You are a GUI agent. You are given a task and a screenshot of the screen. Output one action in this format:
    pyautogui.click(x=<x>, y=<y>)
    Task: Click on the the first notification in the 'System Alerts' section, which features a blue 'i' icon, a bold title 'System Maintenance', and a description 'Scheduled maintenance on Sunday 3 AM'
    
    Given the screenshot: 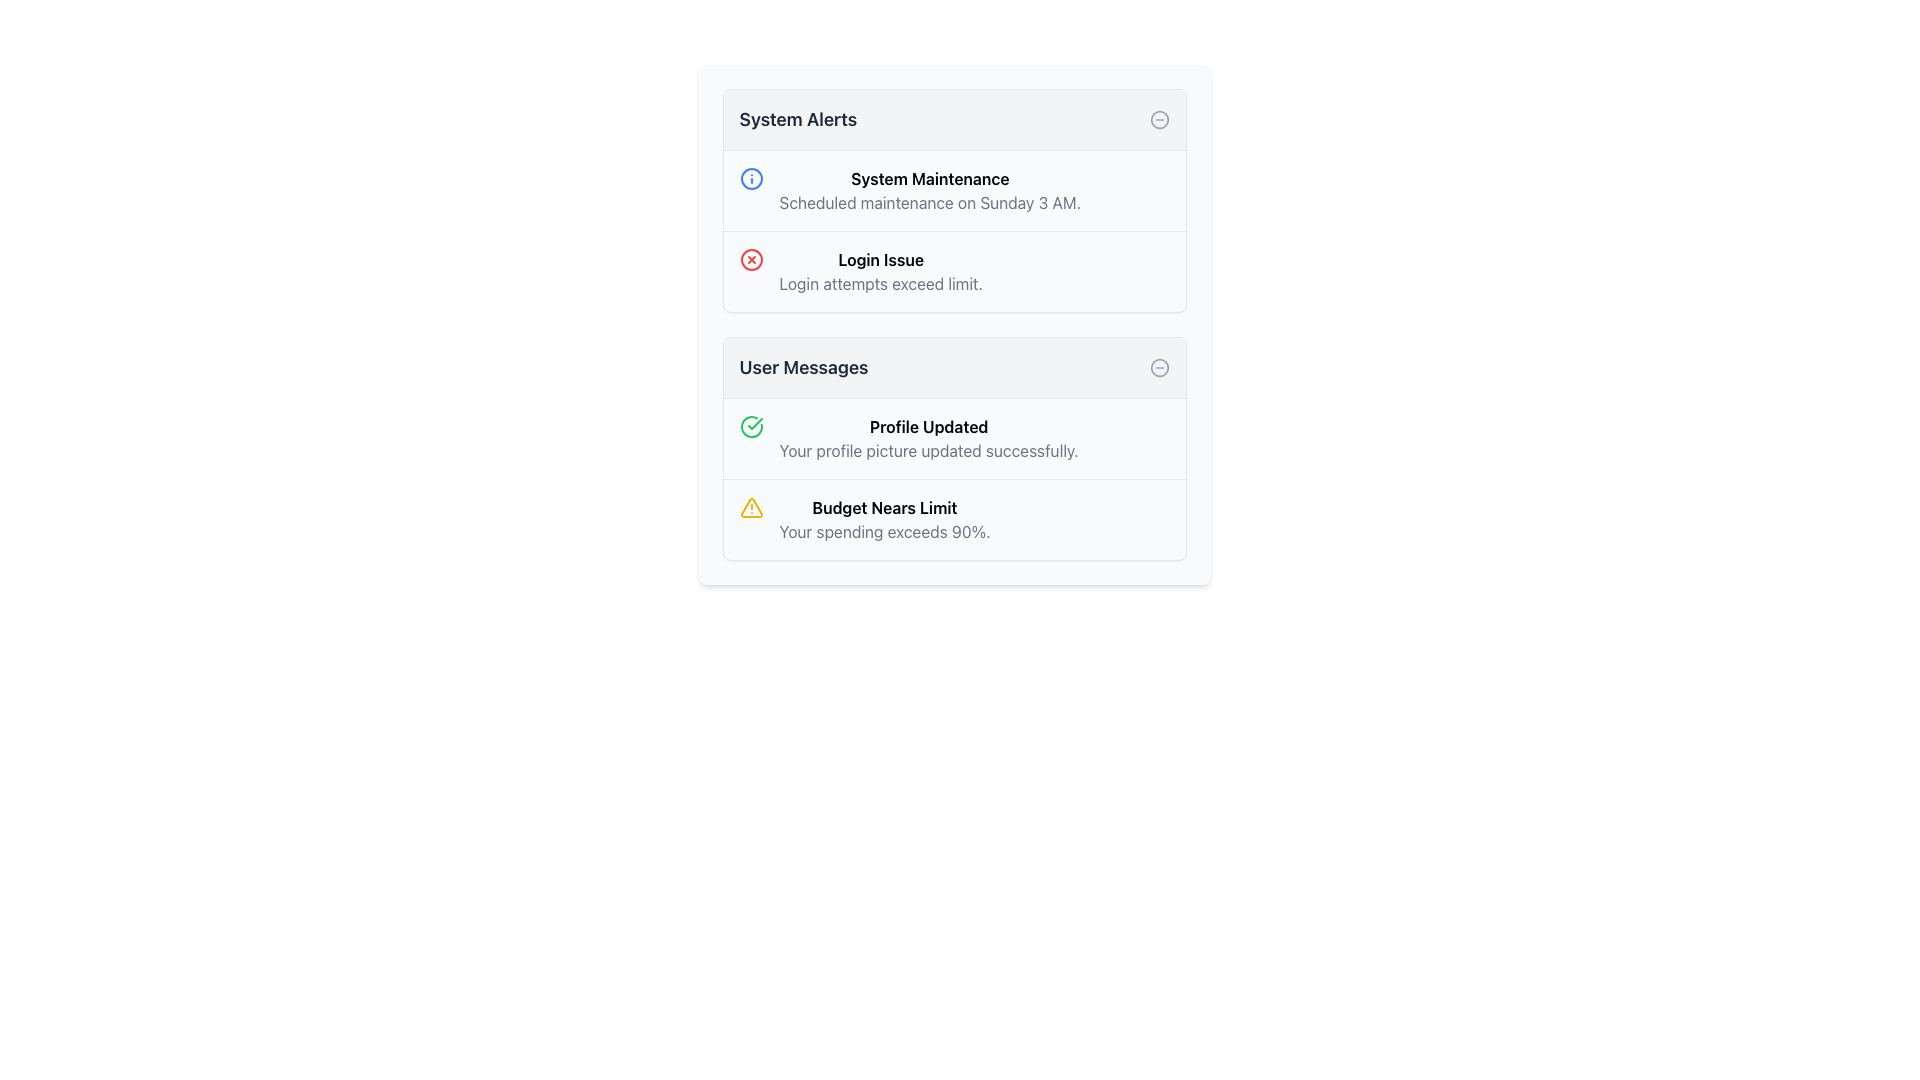 What is the action you would take?
    pyautogui.click(x=953, y=191)
    